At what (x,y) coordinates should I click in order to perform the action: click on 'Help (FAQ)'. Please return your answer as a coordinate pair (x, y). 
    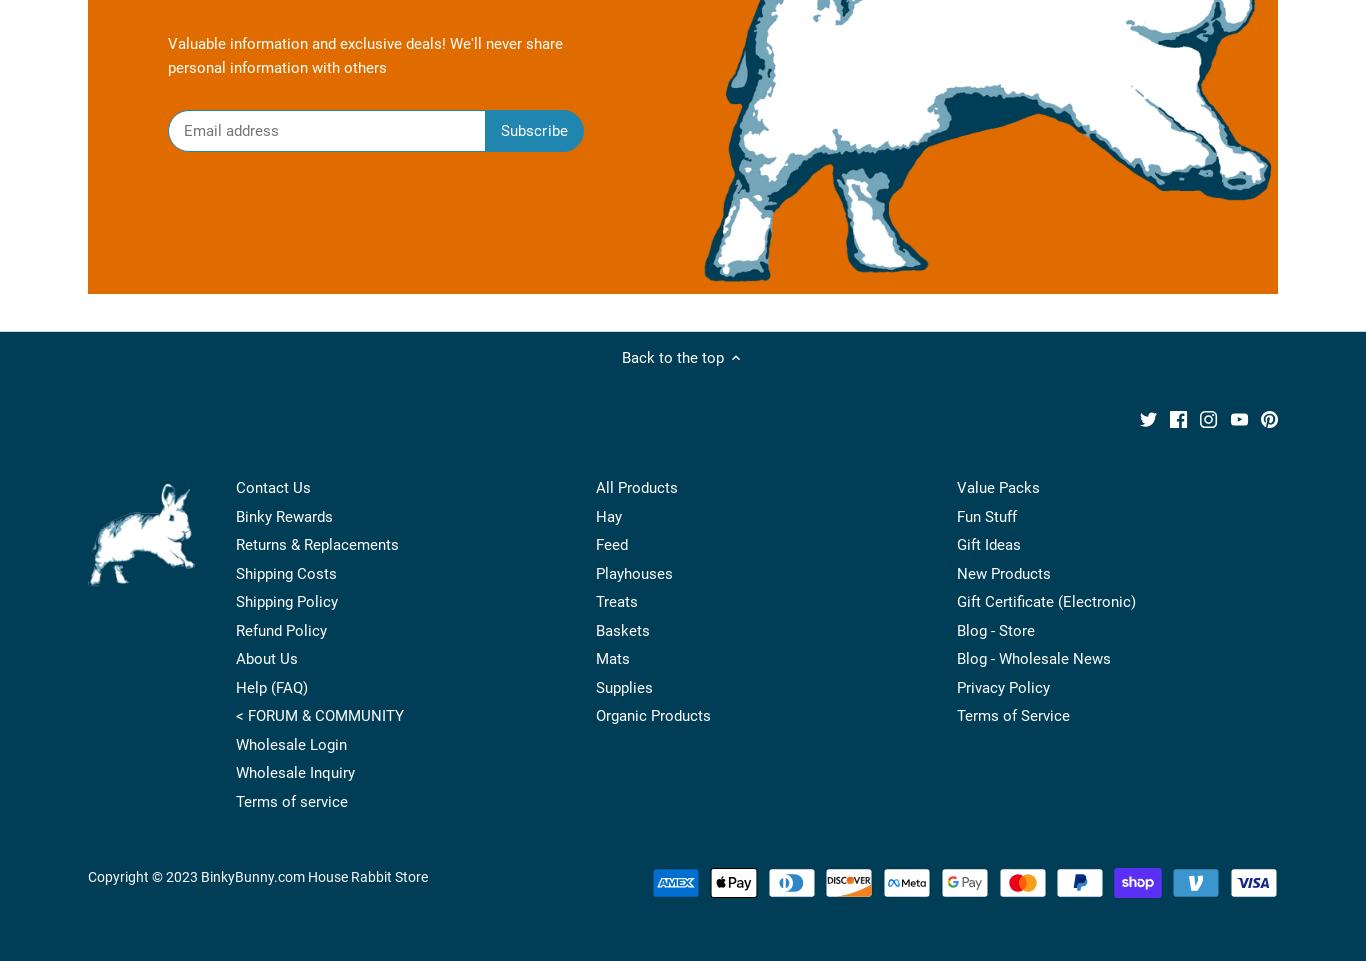
    Looking at the image, I should click on (271, 686).